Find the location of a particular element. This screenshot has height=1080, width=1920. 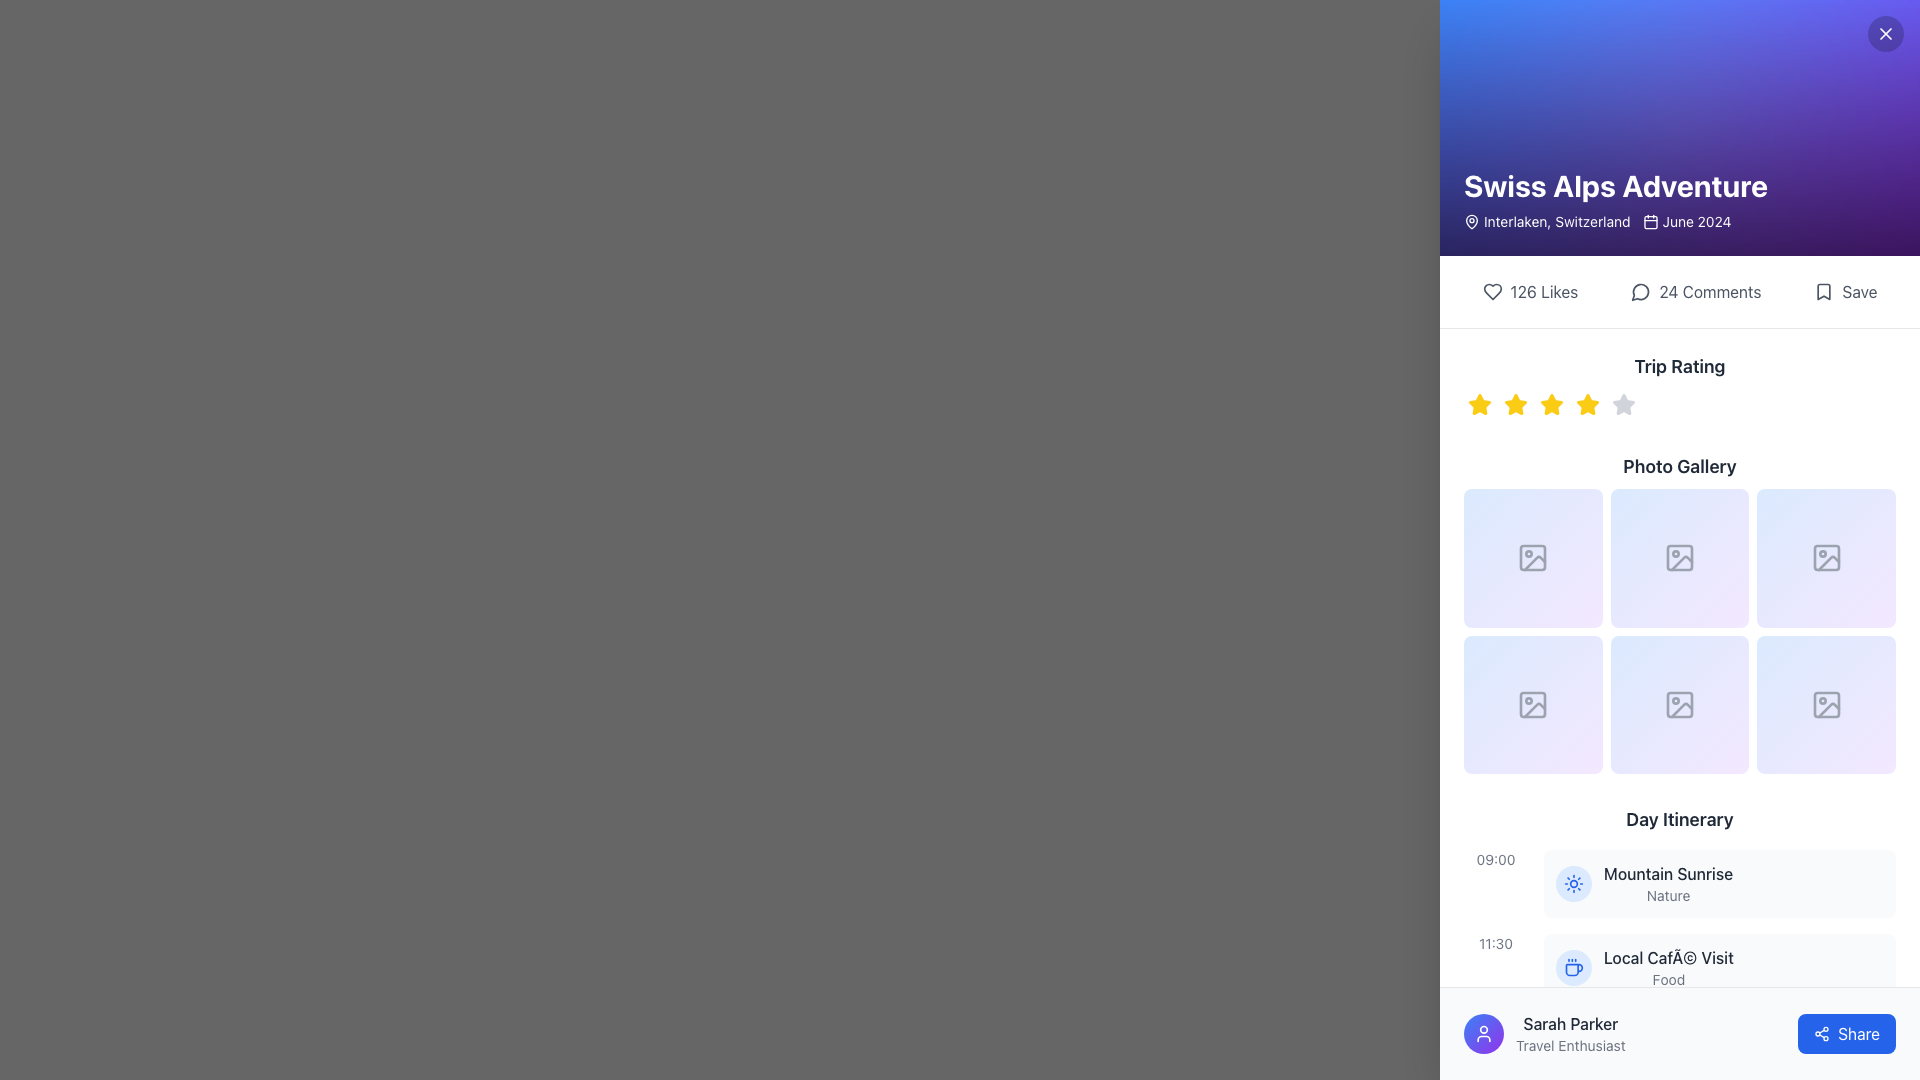

the visual icon component, which serves as an image placeholder in the photo gallery grid is located at coordinates (1680, 558).